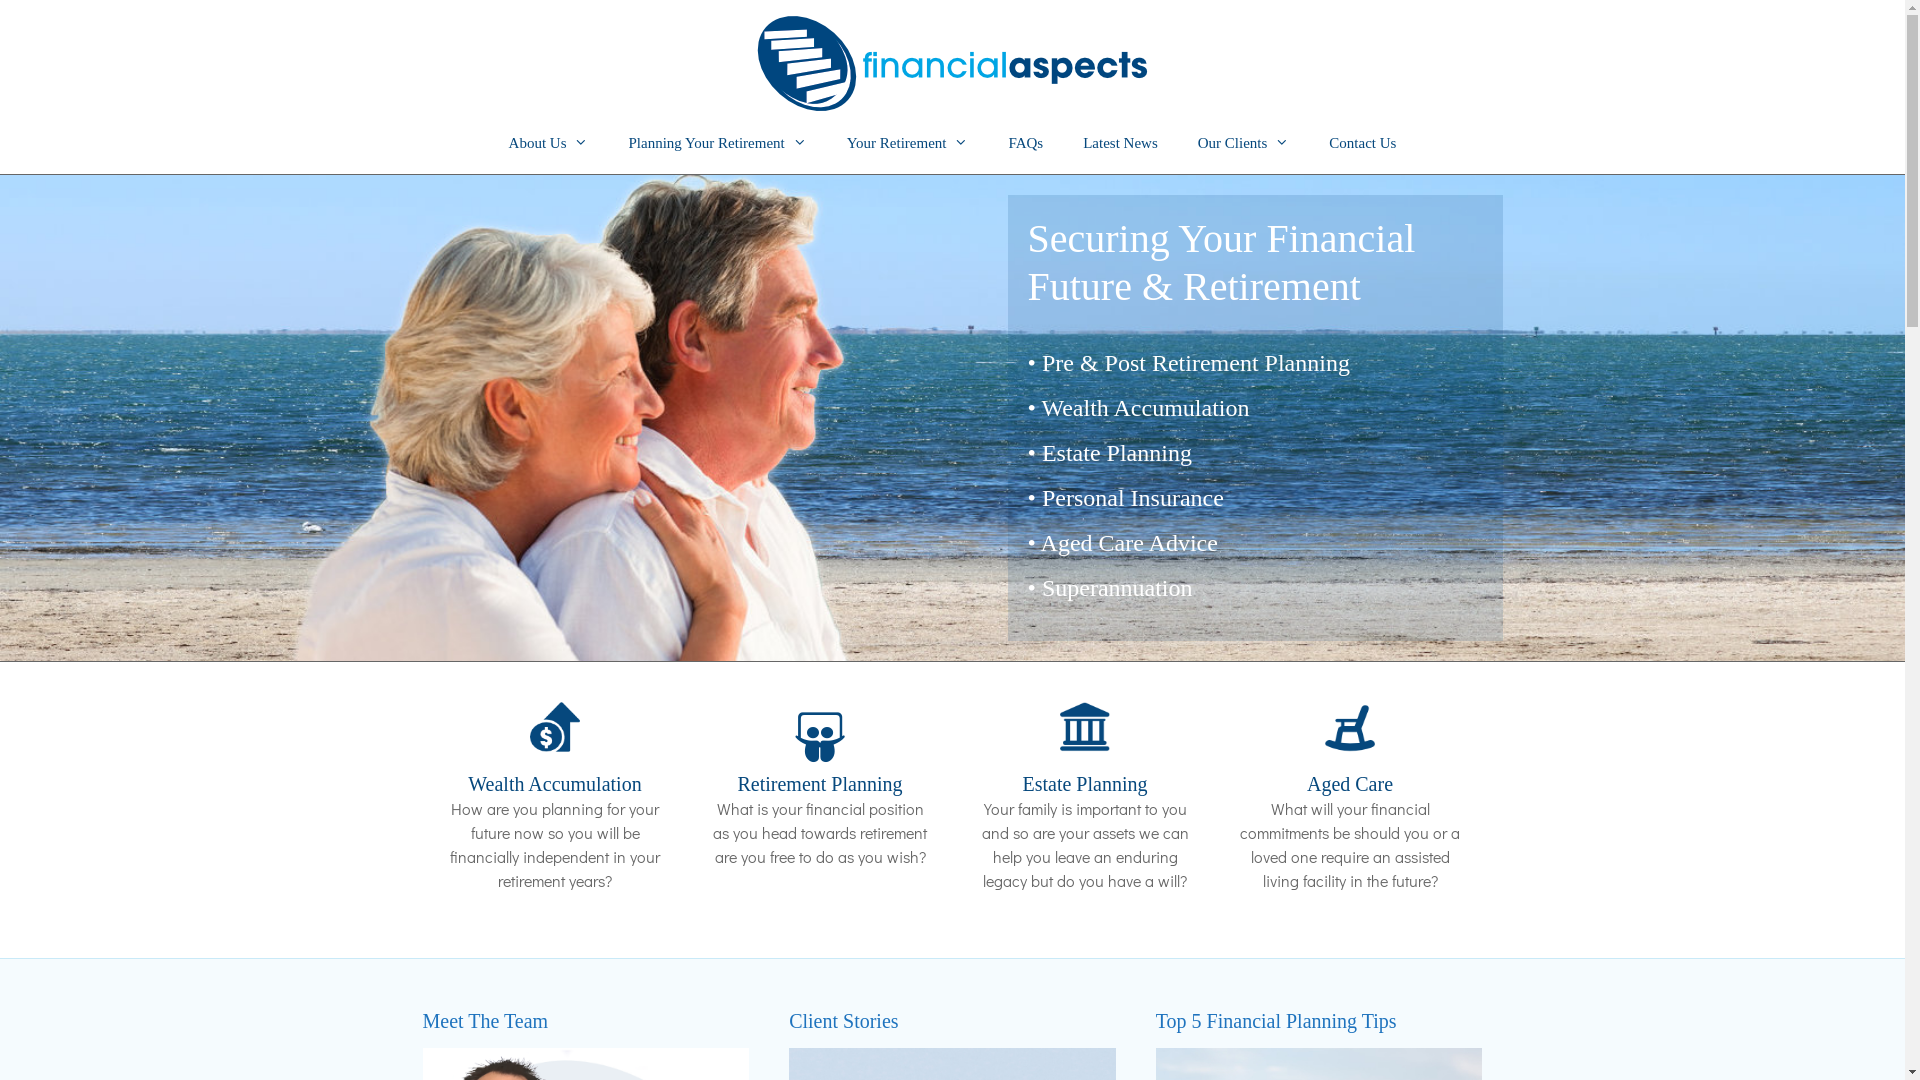 This screenshot has height=1080, width=1920. Describe the element at coordinates (1361, 141) in the screenshot. I see `'Contact Us'` at that location.